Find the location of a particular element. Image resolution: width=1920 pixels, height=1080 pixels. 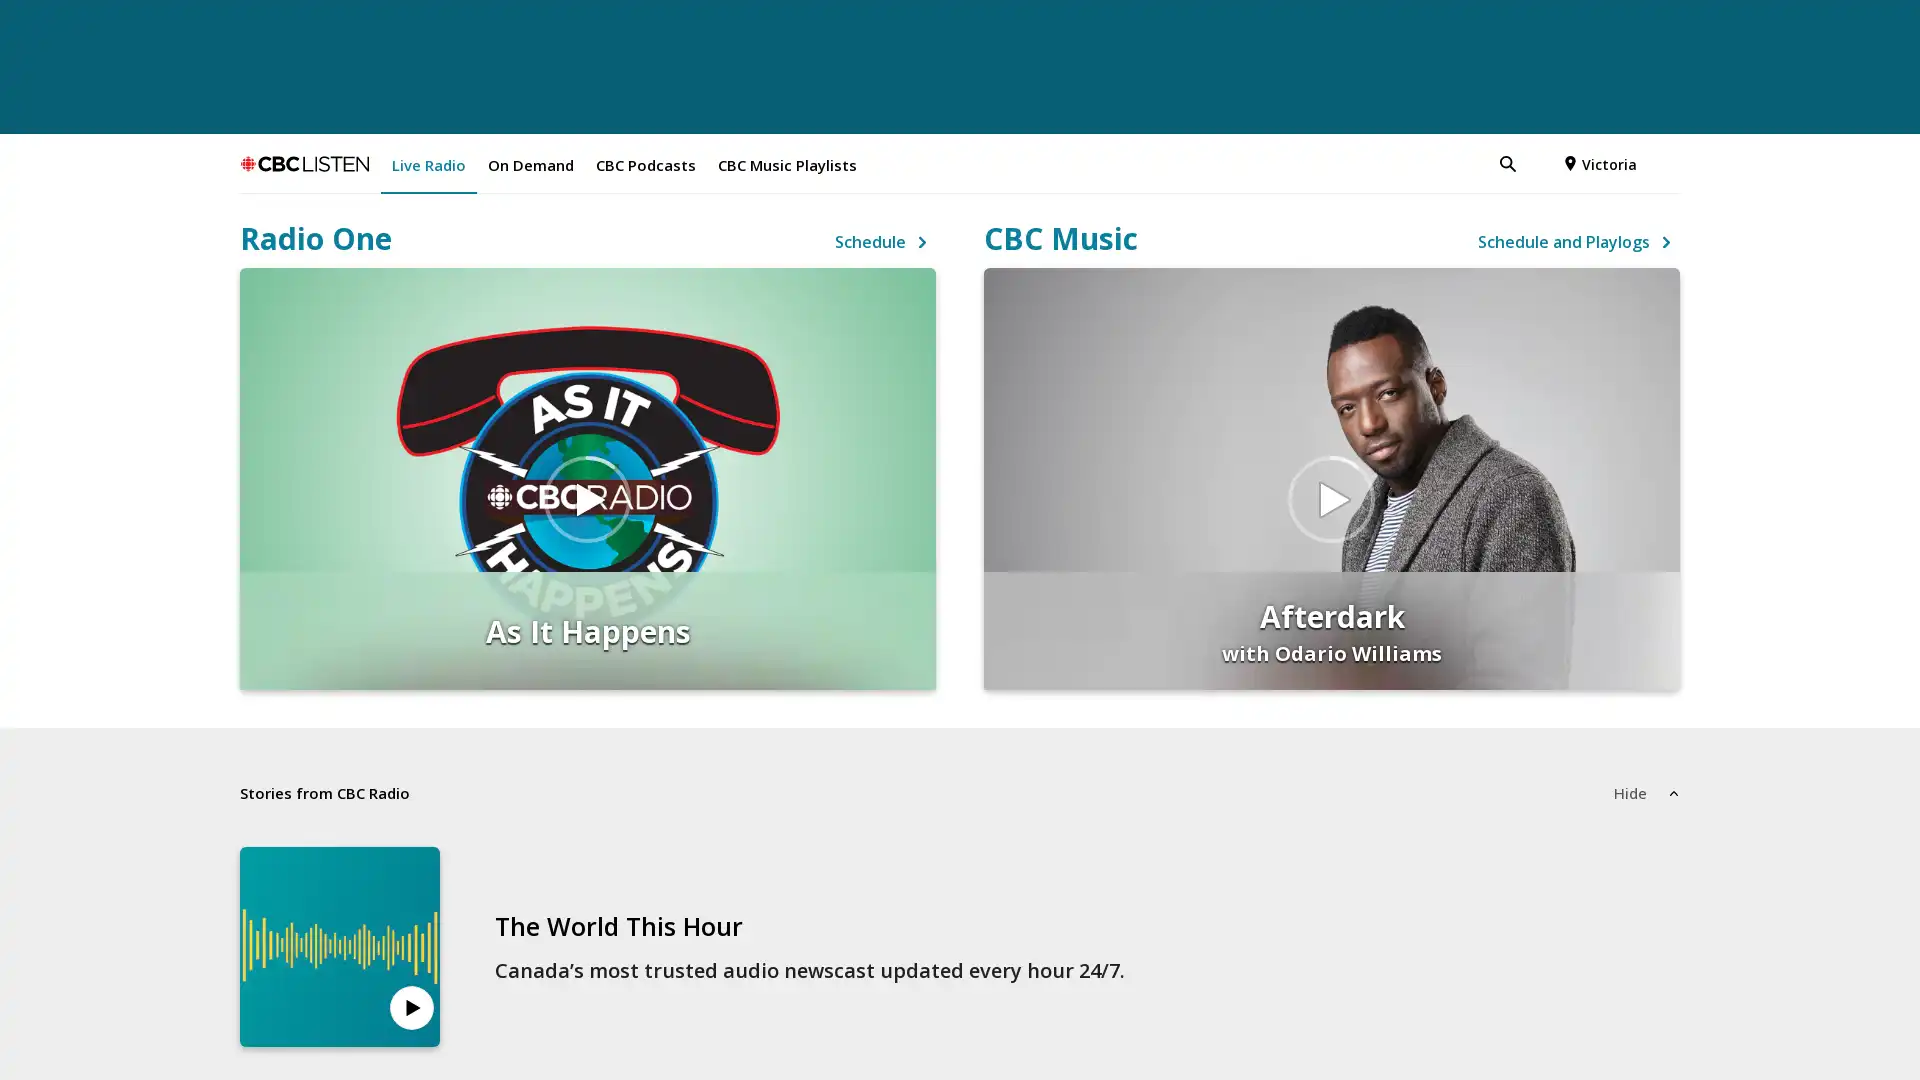

Hide breaking news carousel is located at coordinates (1646, 701).